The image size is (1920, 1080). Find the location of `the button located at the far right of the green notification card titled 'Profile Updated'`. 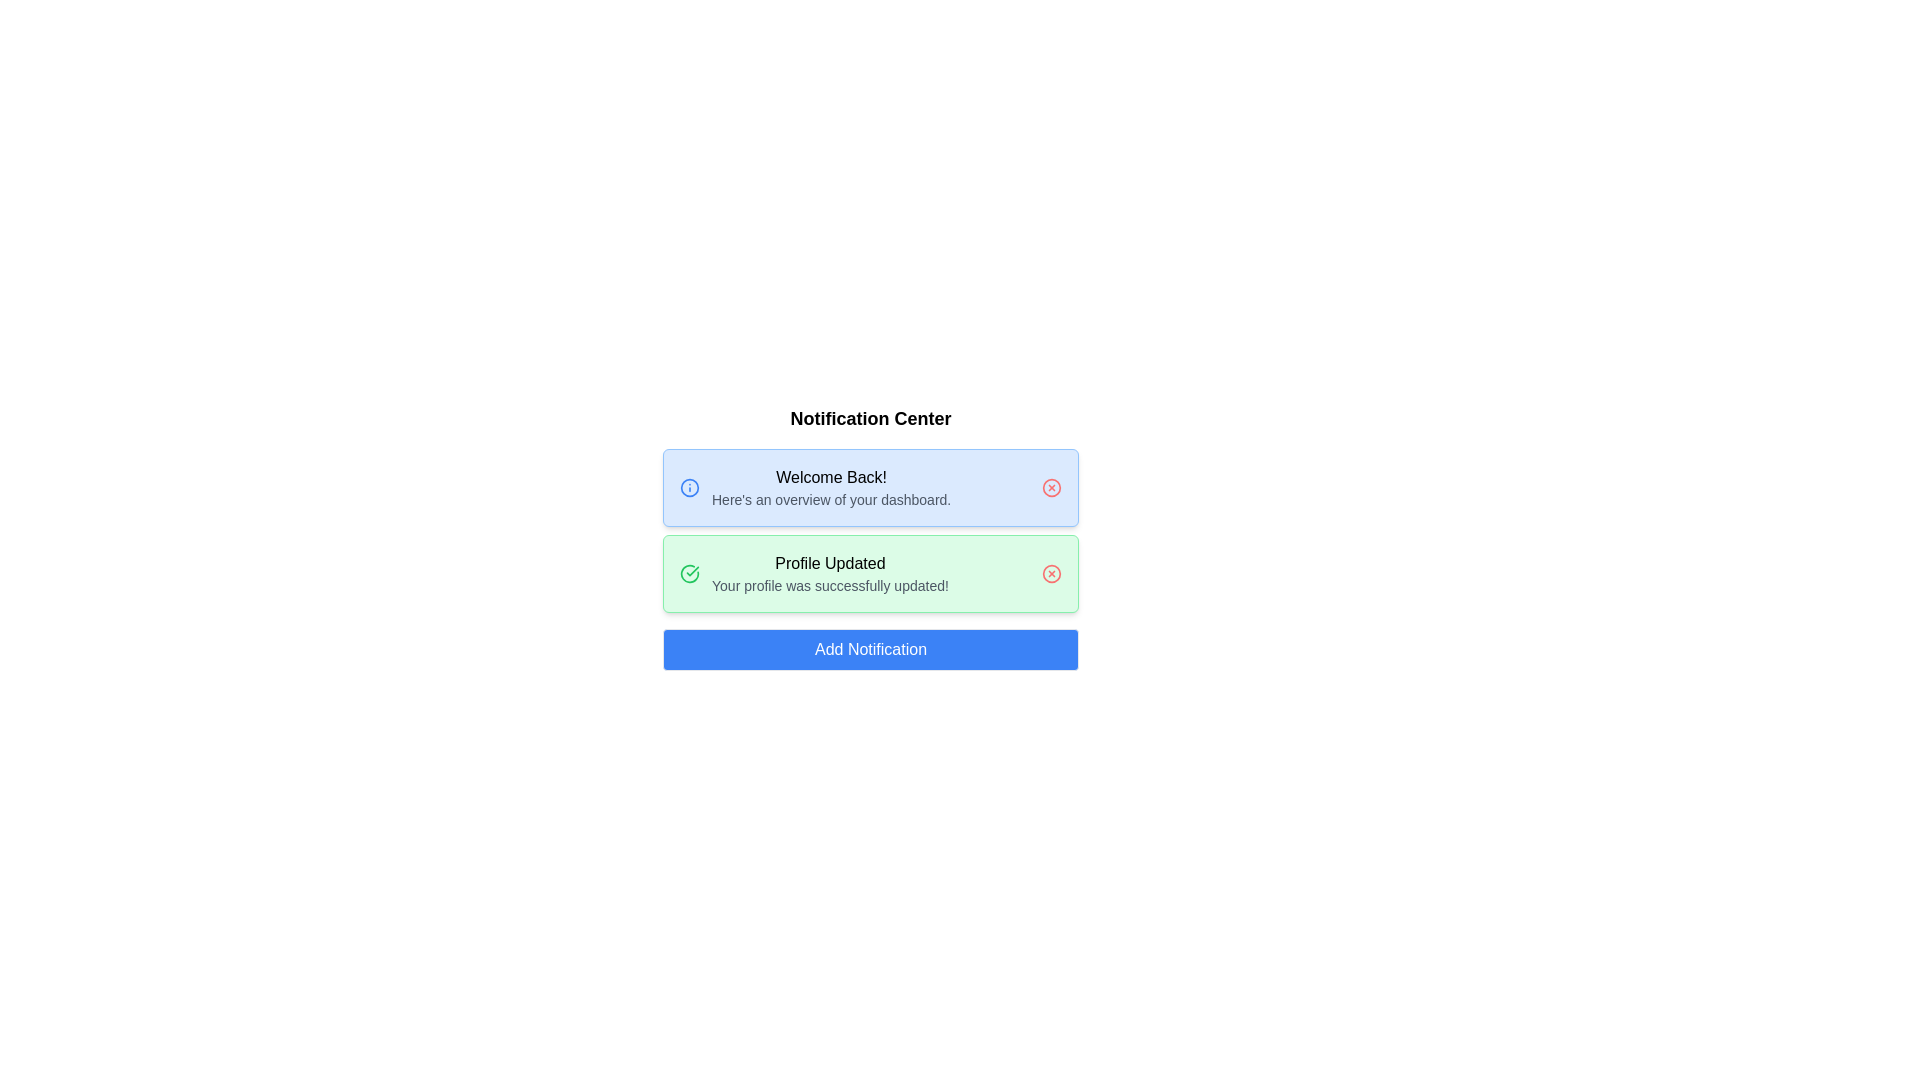

the button located at the far right of the green notification card titled 'Profile Updated' is located at coordinates (1050, 574).